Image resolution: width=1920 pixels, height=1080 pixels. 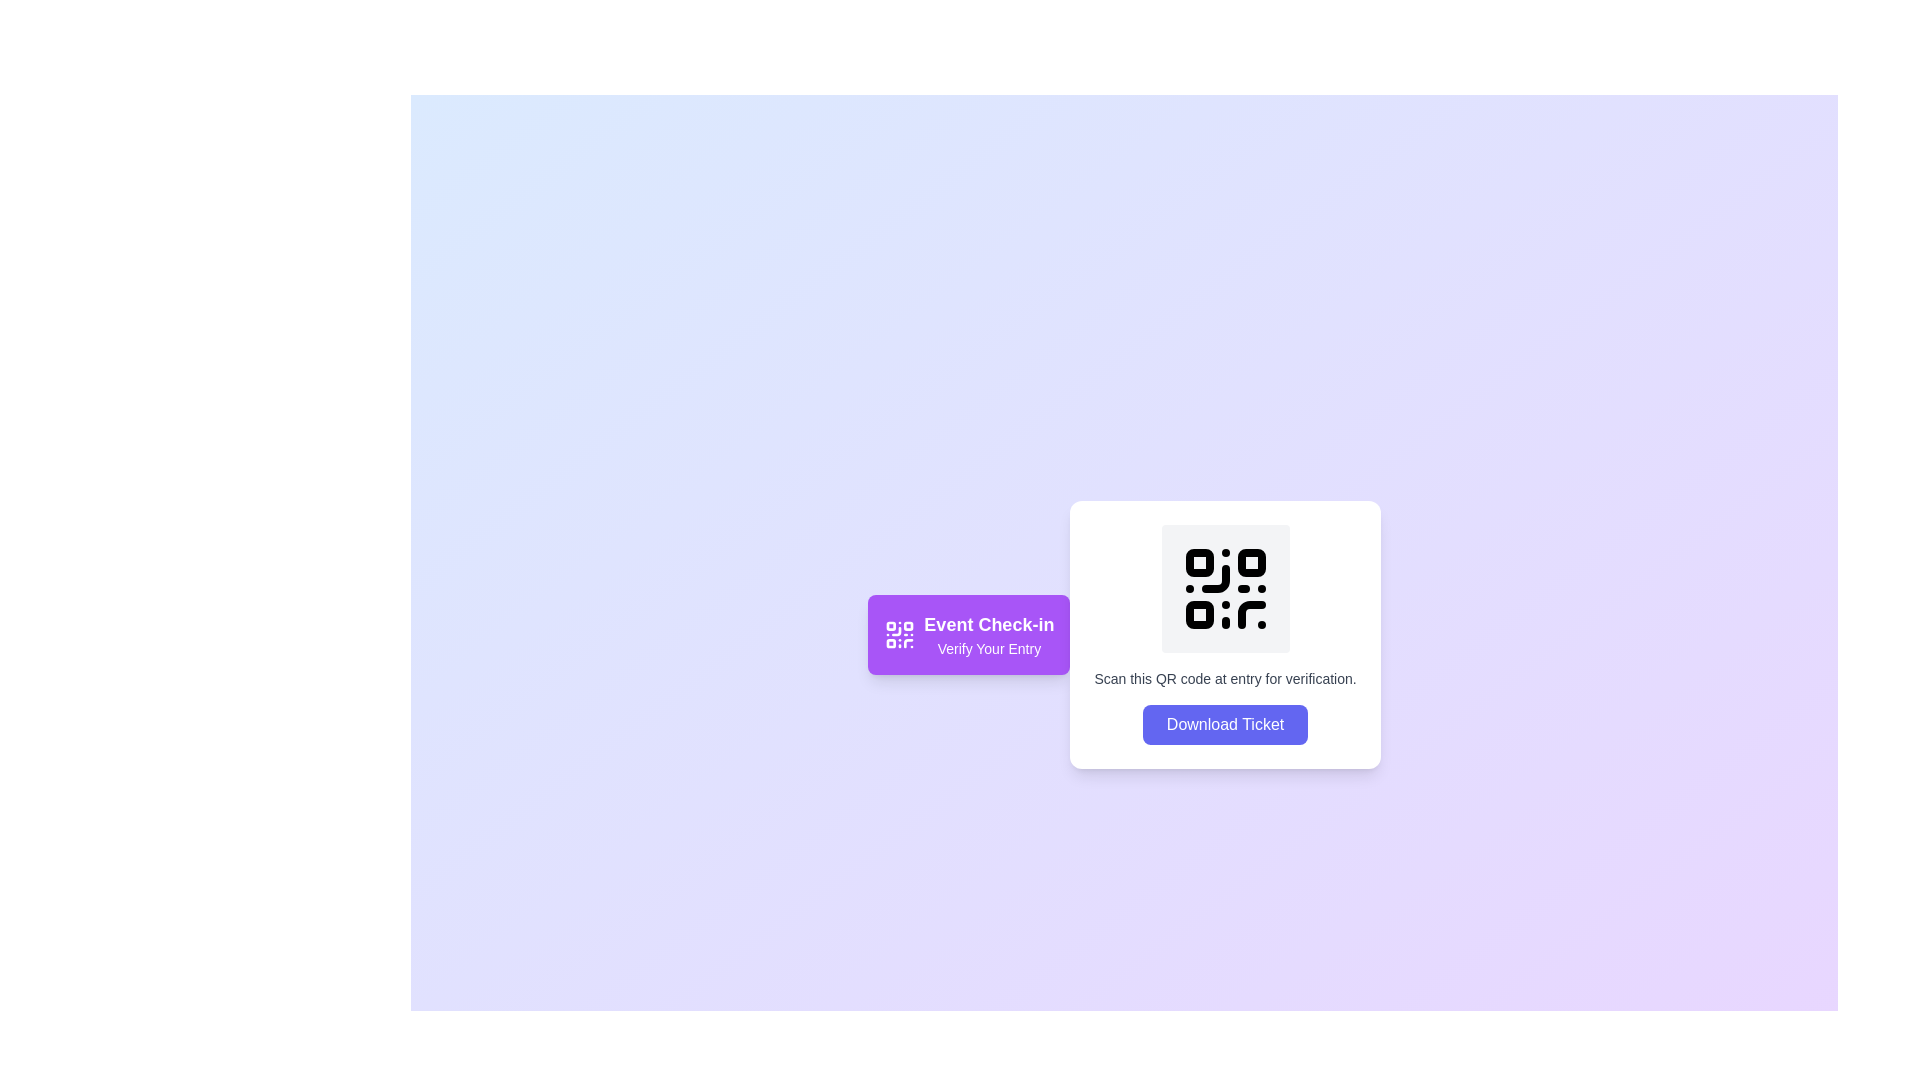 I want to click on the text label that displays the instruction 'Scan this QR code at entry for verification.', which is positioned below the QR code image and above the 'Download Ticket' button, so click(x=1224, y=677).